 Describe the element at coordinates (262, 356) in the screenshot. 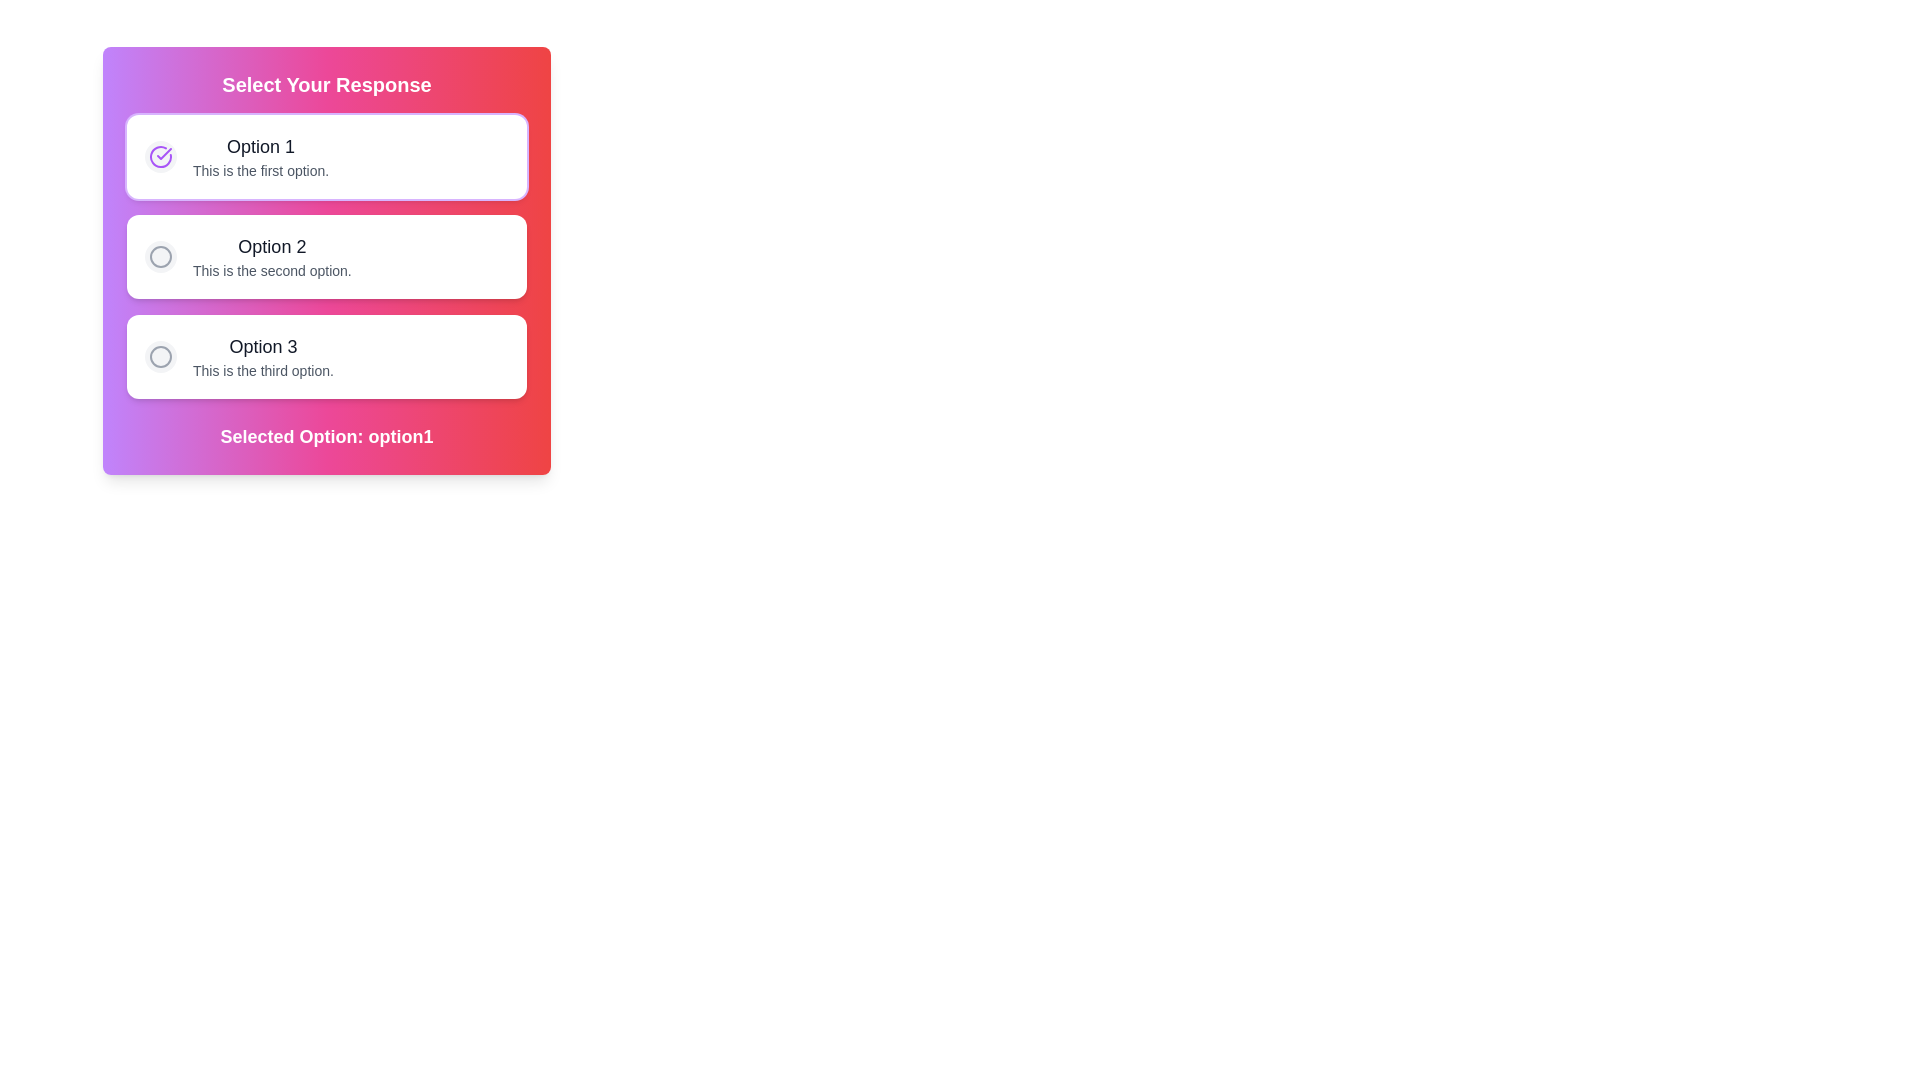

I see `the third option item in the vertical list` at that location.